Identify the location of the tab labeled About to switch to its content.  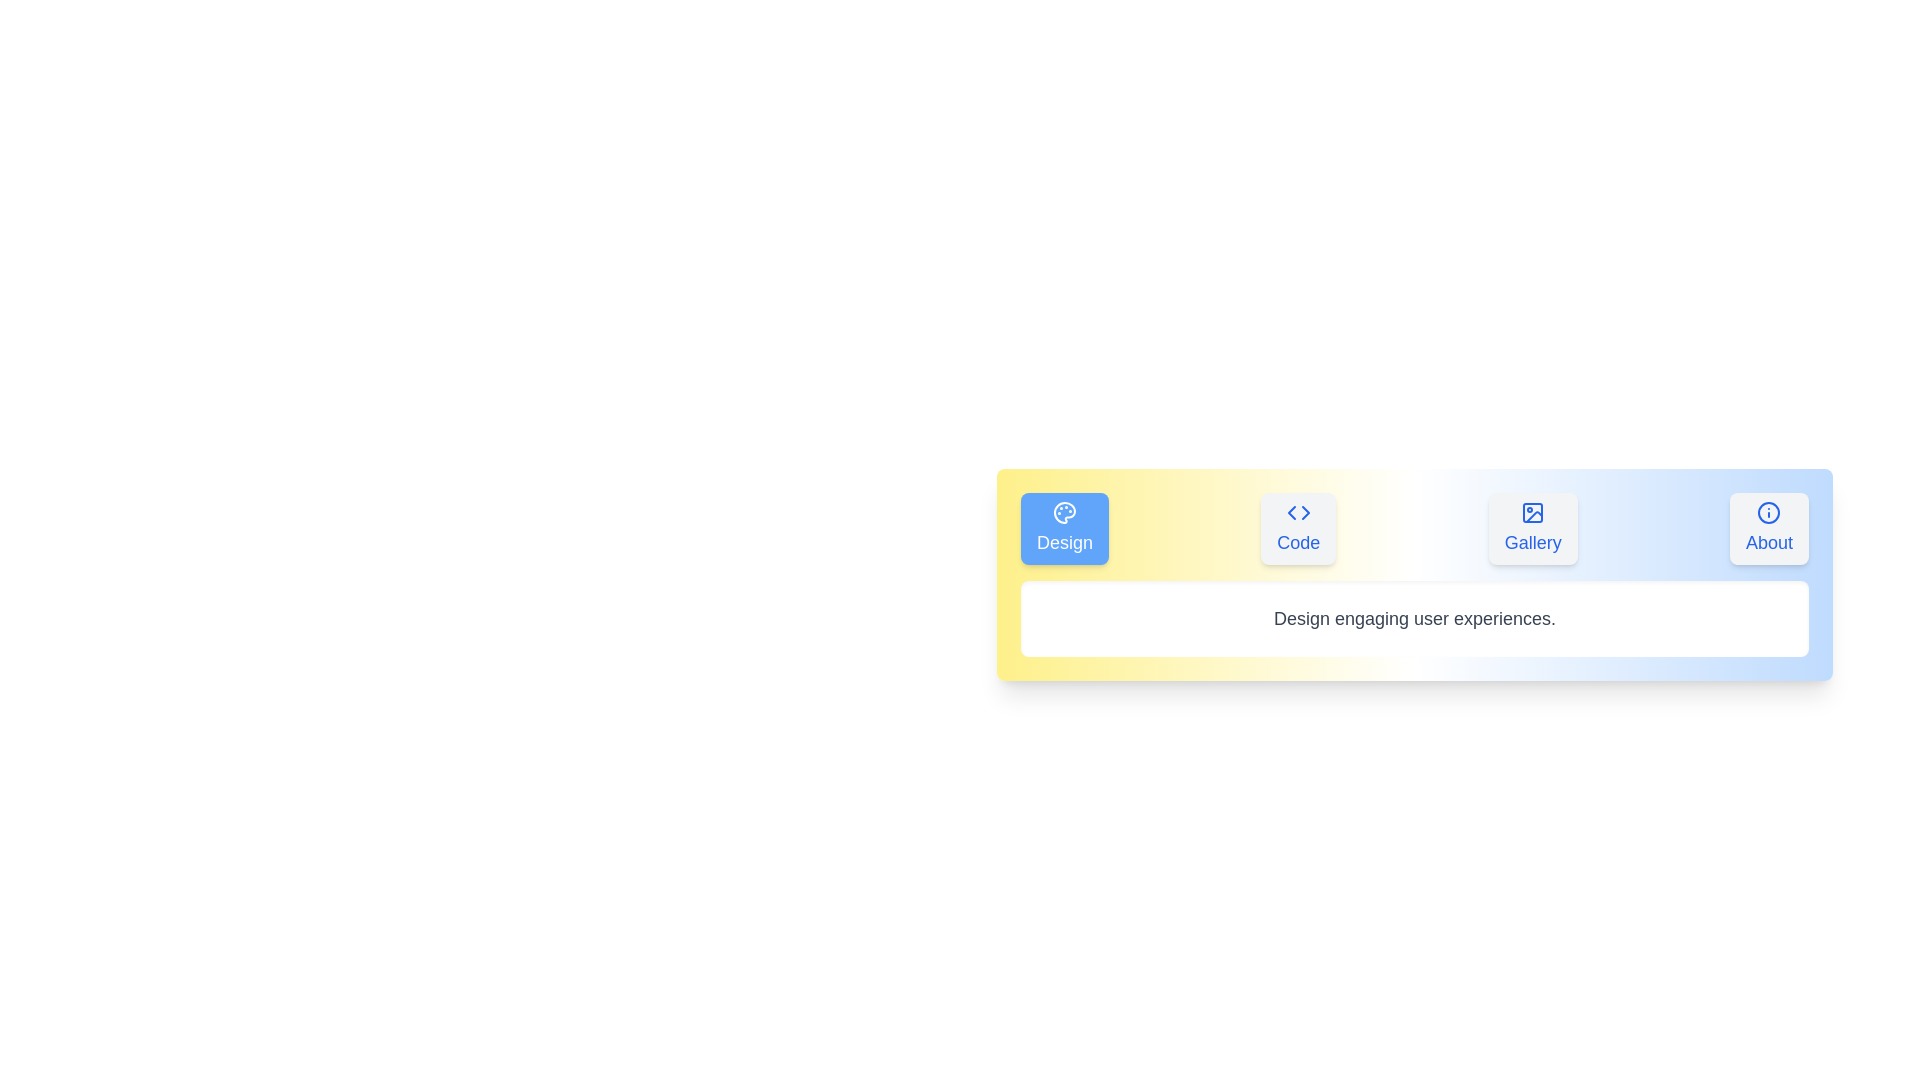
(1769, 527).